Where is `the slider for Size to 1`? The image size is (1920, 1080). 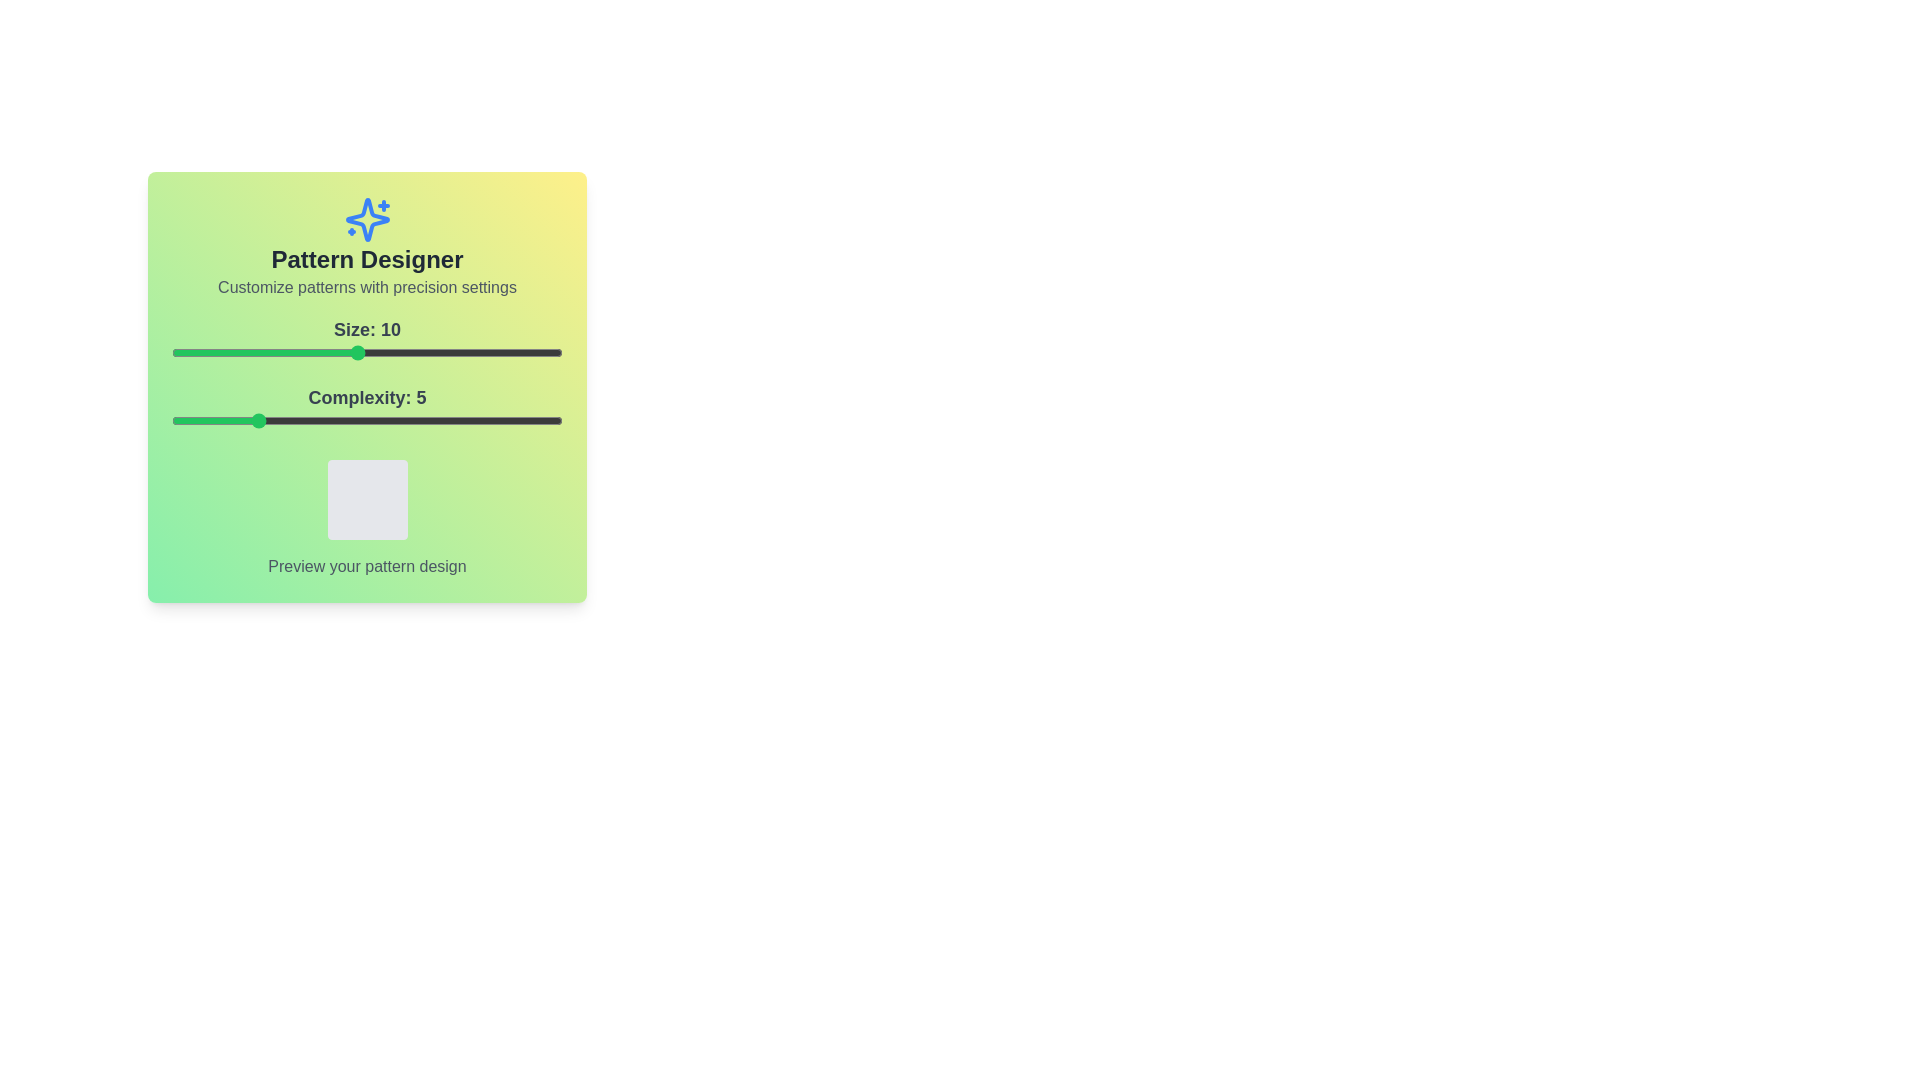
the slider for Size to 1 is located at coordinates (172, 352).